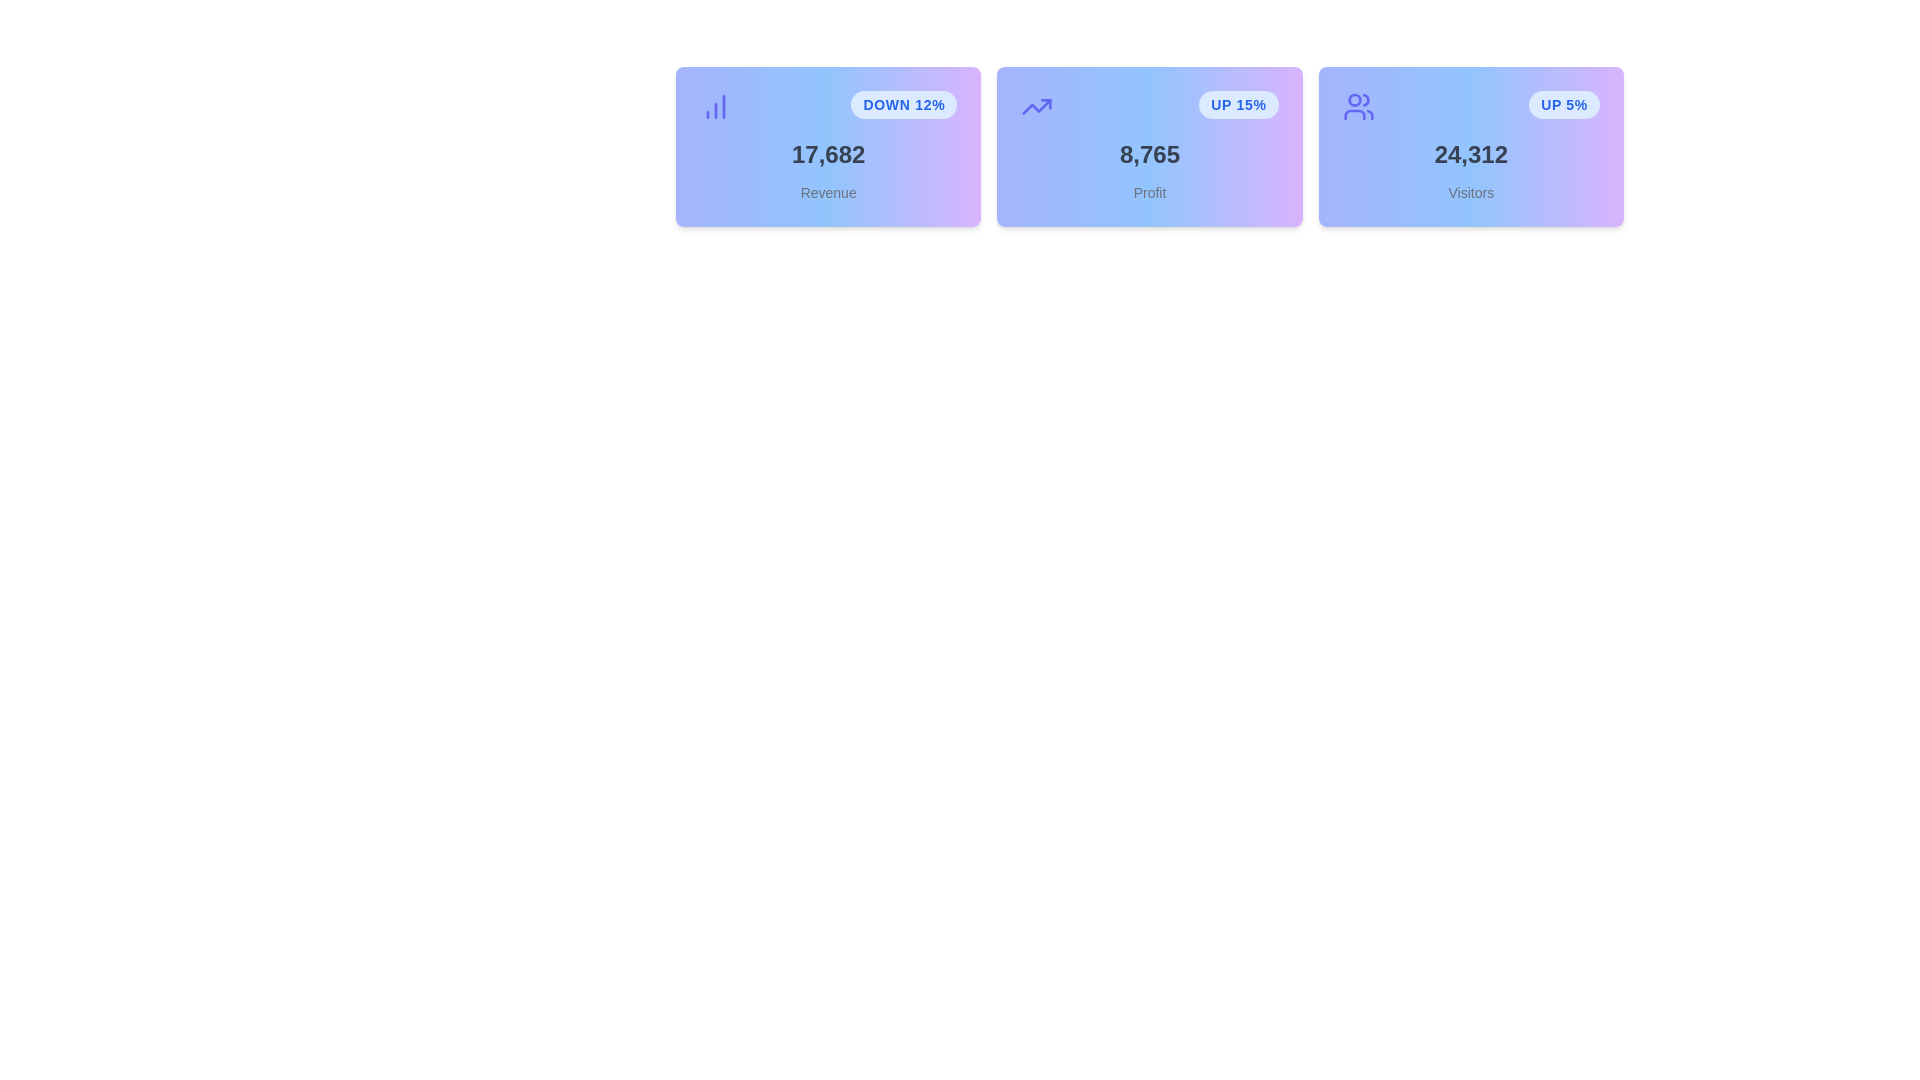 This screenshot has width=1920, height=1080. I want to click on the middle dashboard summary widget that displays key performance indicators such as profit, visitor count, or revenue, so click(1150, 145).